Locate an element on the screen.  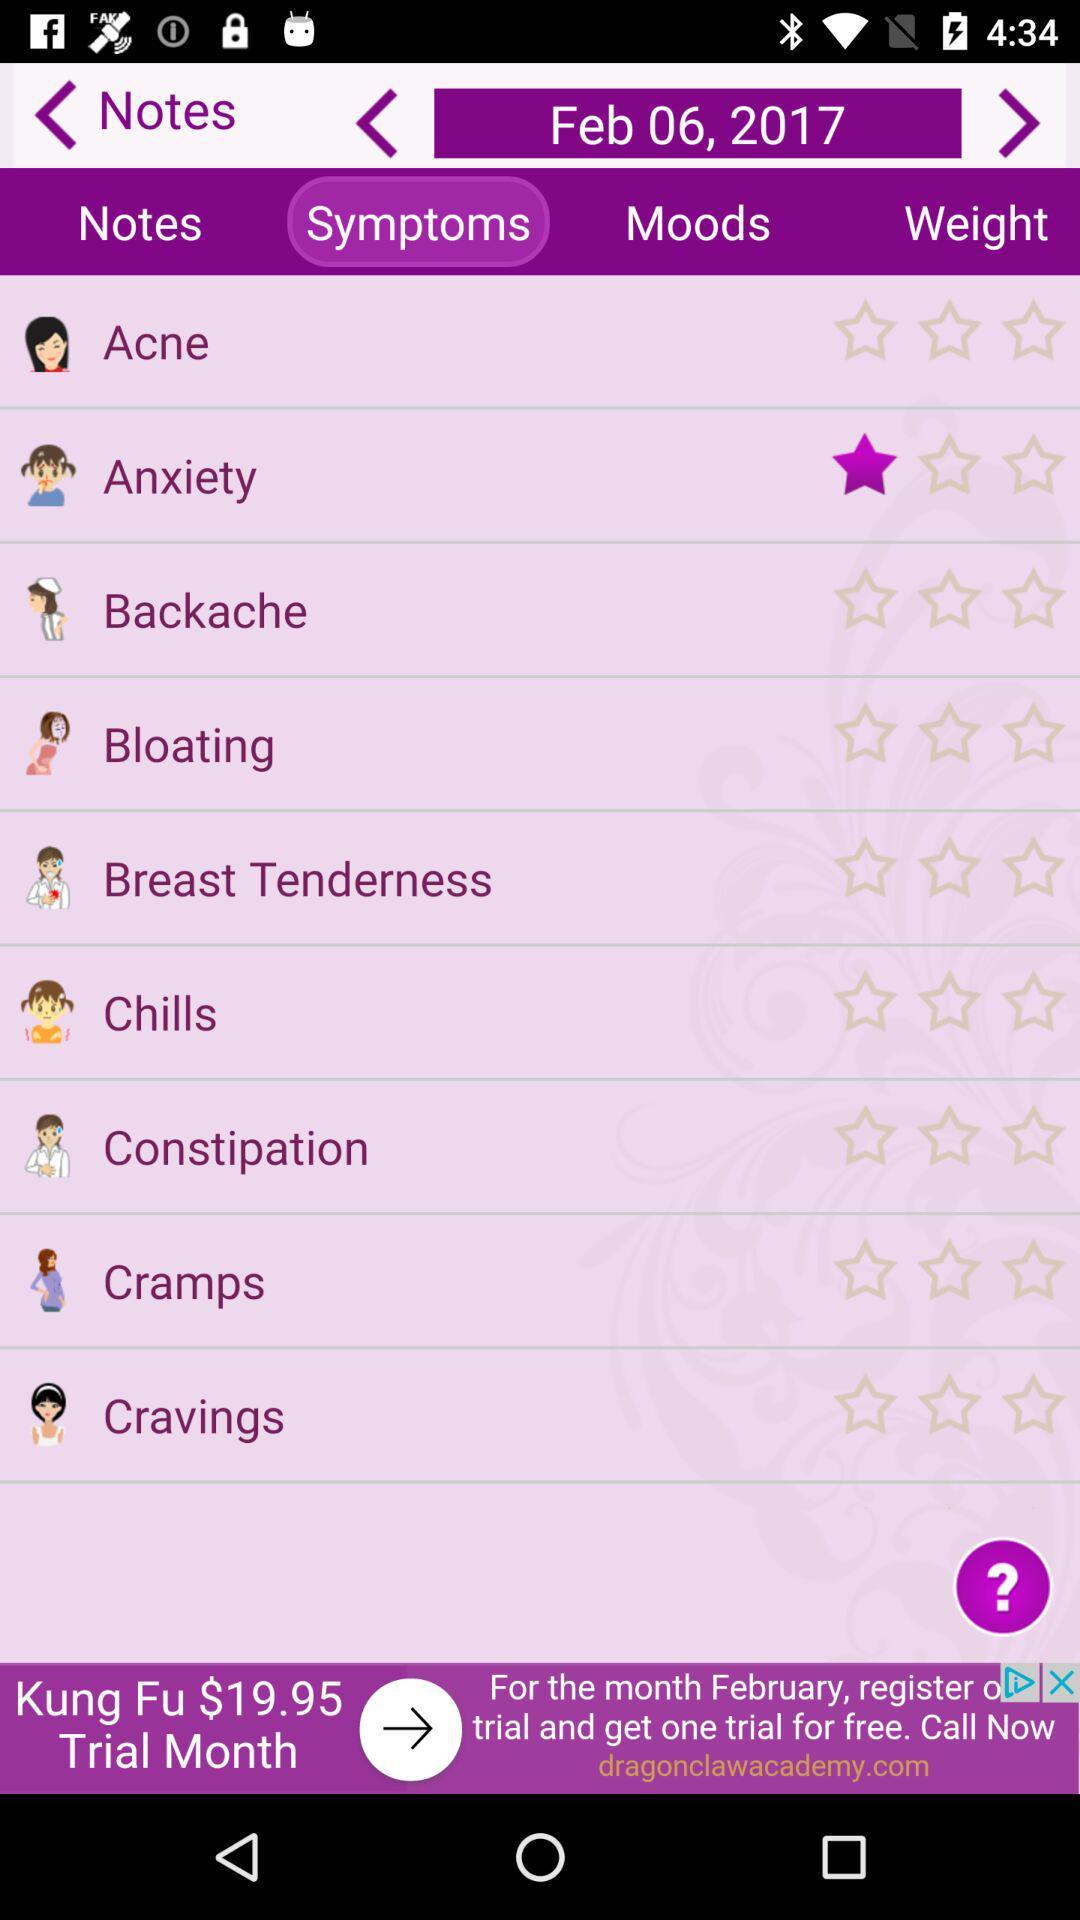
star readding is located at coordinates (947, 877).